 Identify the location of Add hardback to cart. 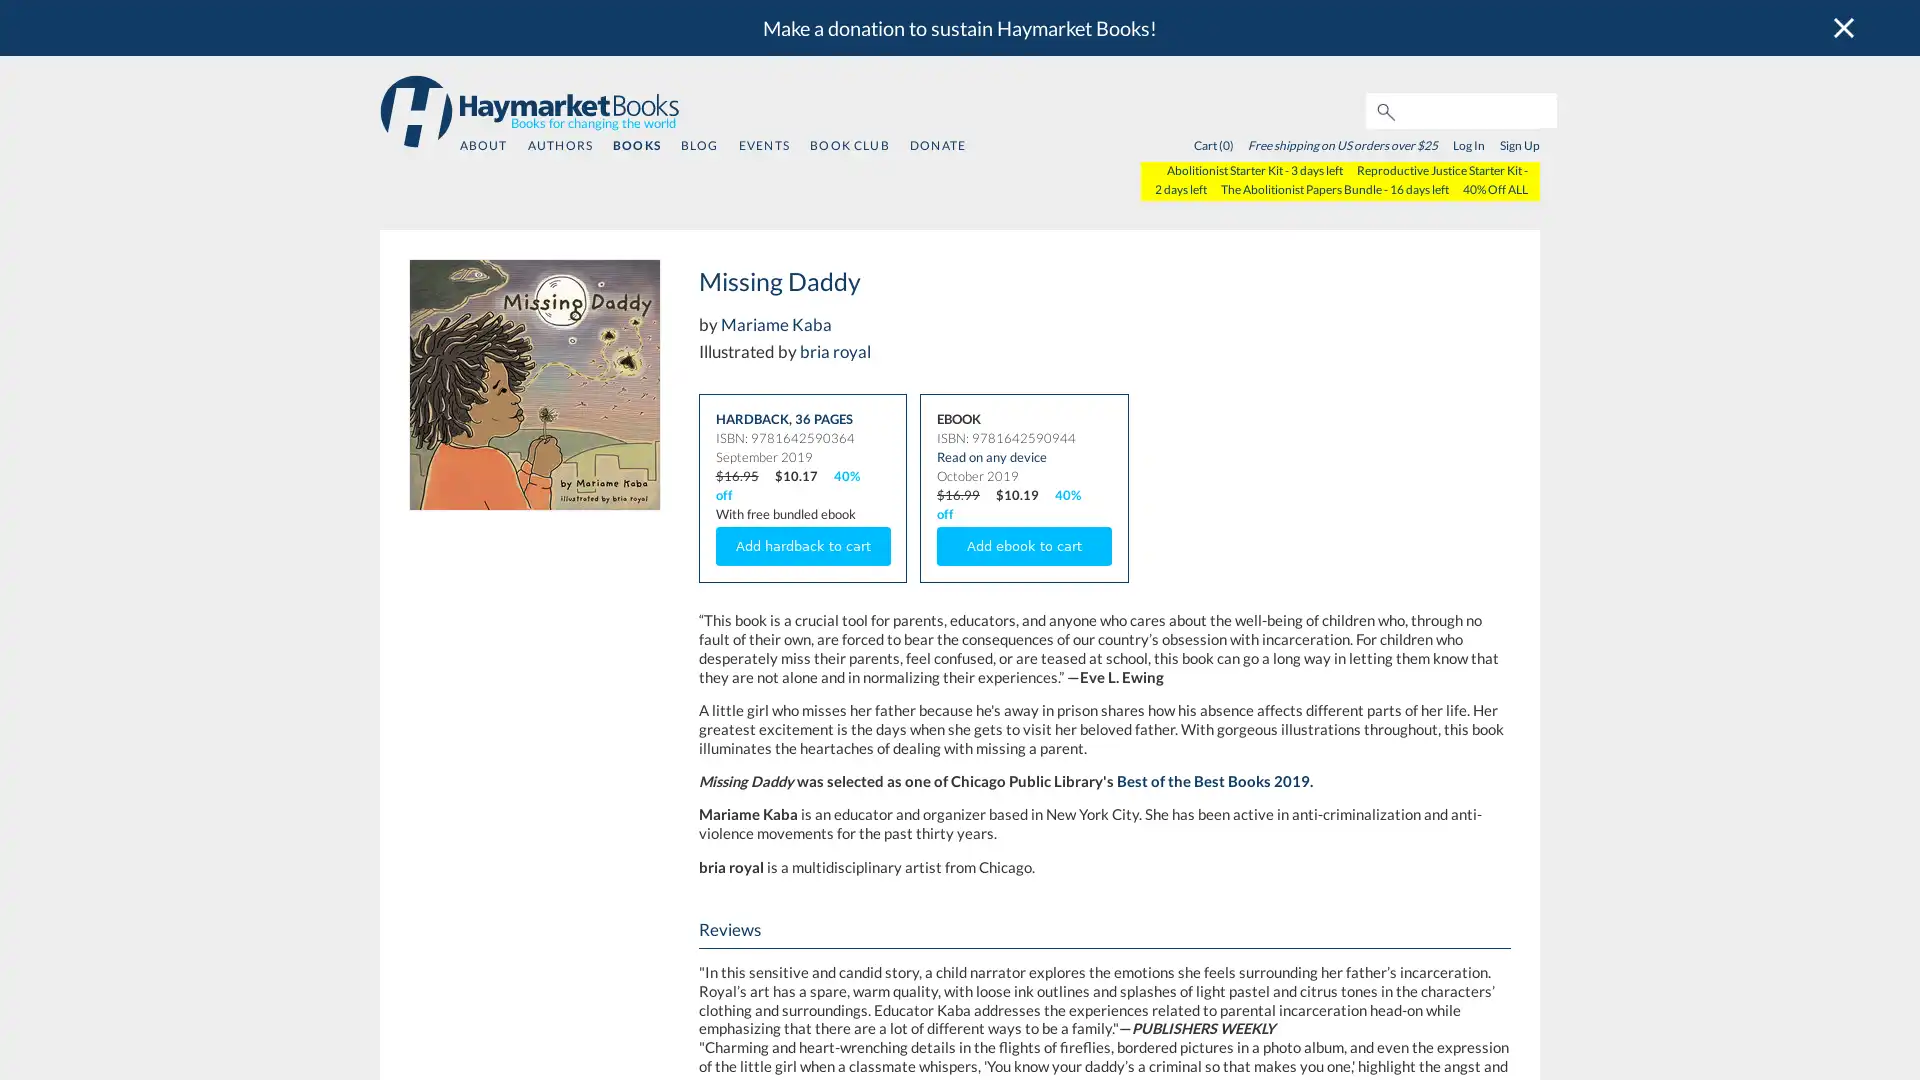
(802, 546).